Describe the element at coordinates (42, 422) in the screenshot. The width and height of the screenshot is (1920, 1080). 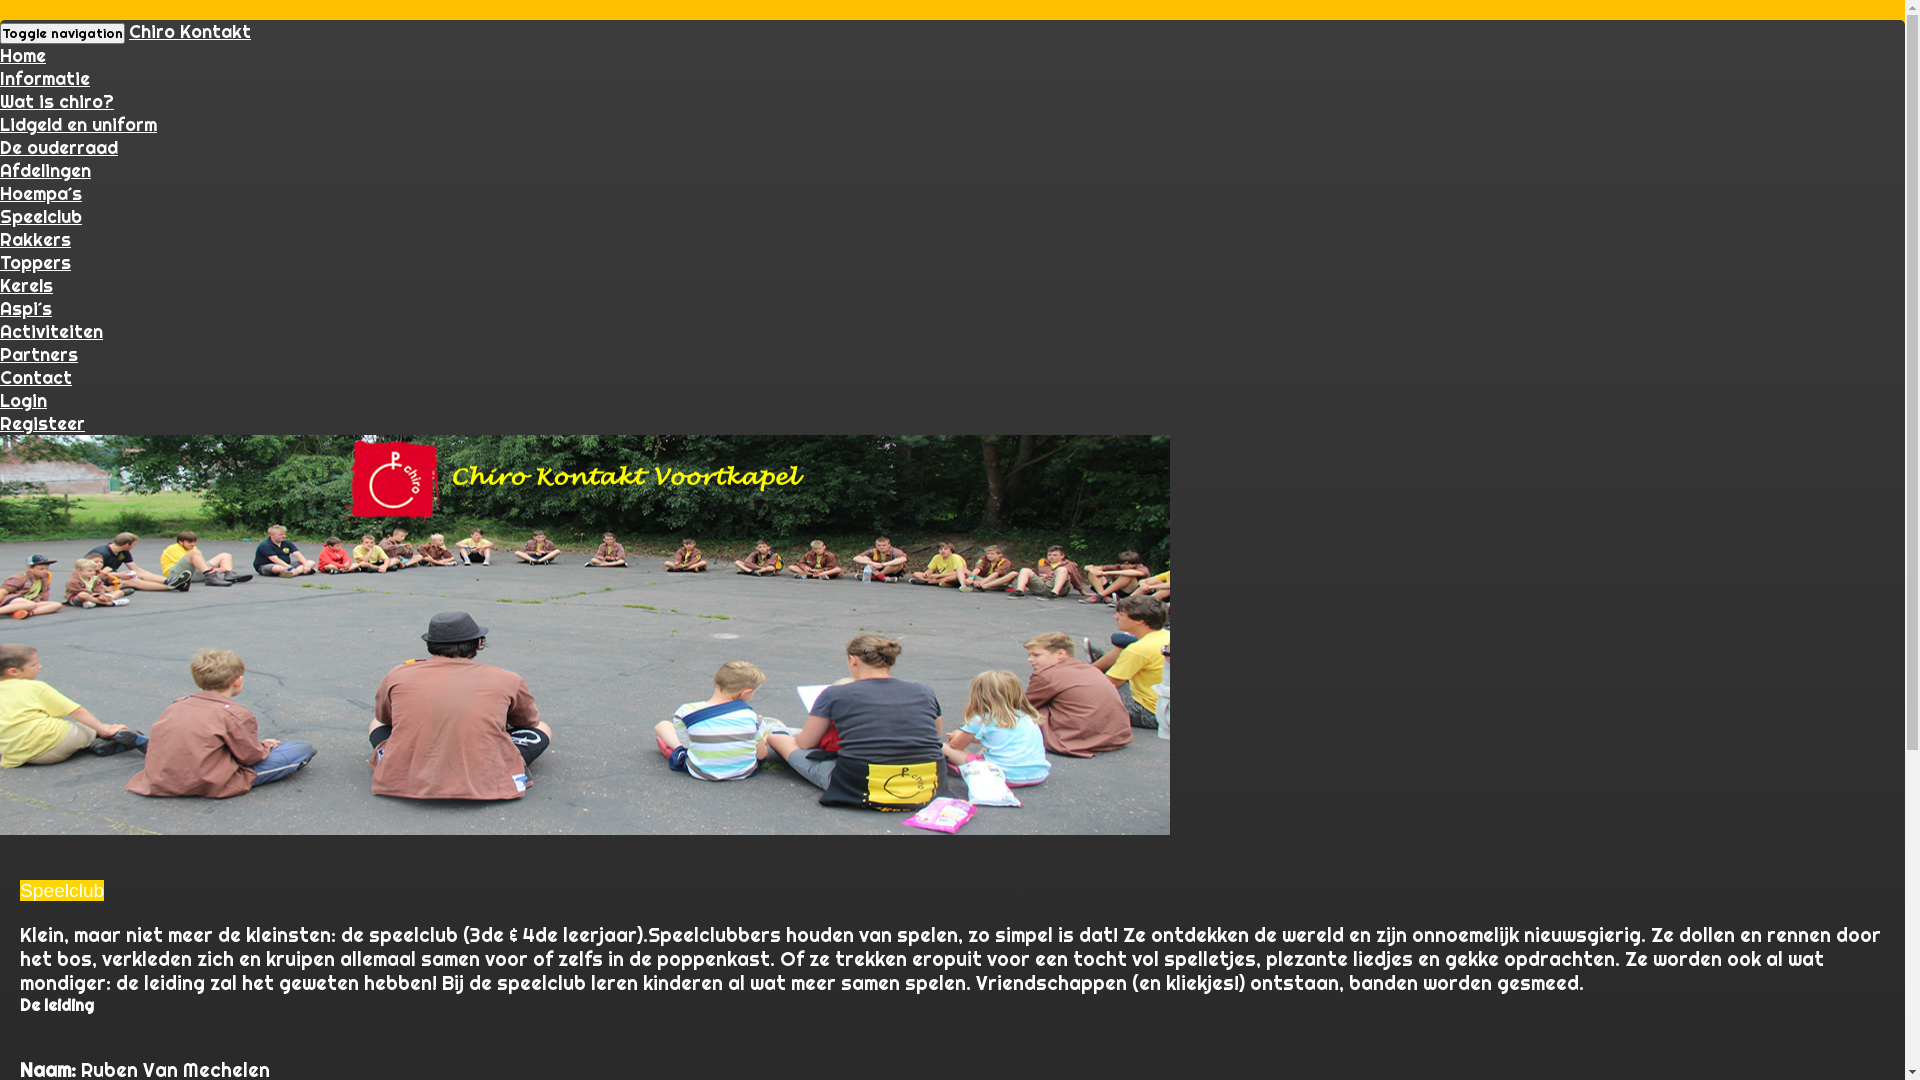
I see `'Registeer'` at that location.